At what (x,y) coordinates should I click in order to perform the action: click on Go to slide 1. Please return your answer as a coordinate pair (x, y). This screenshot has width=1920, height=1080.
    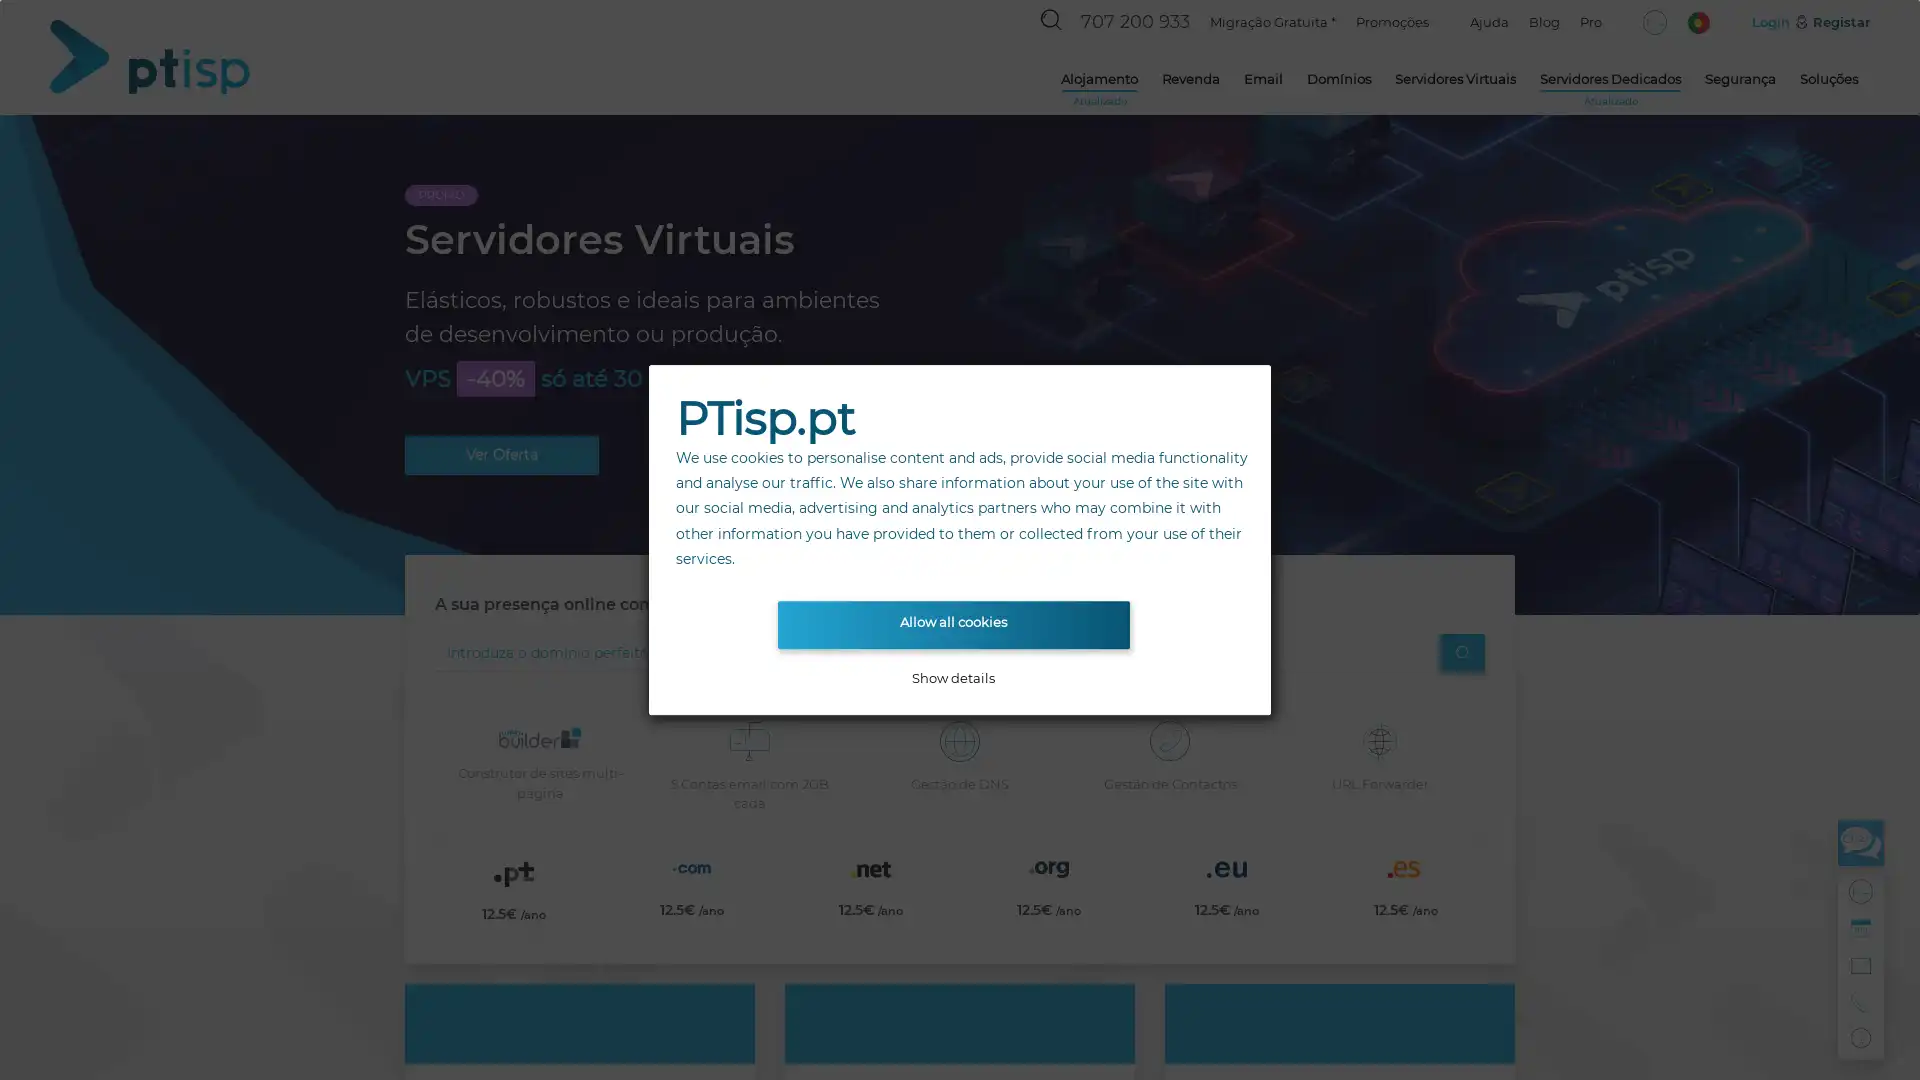
    Looking at the image, I should click on (900, 531).